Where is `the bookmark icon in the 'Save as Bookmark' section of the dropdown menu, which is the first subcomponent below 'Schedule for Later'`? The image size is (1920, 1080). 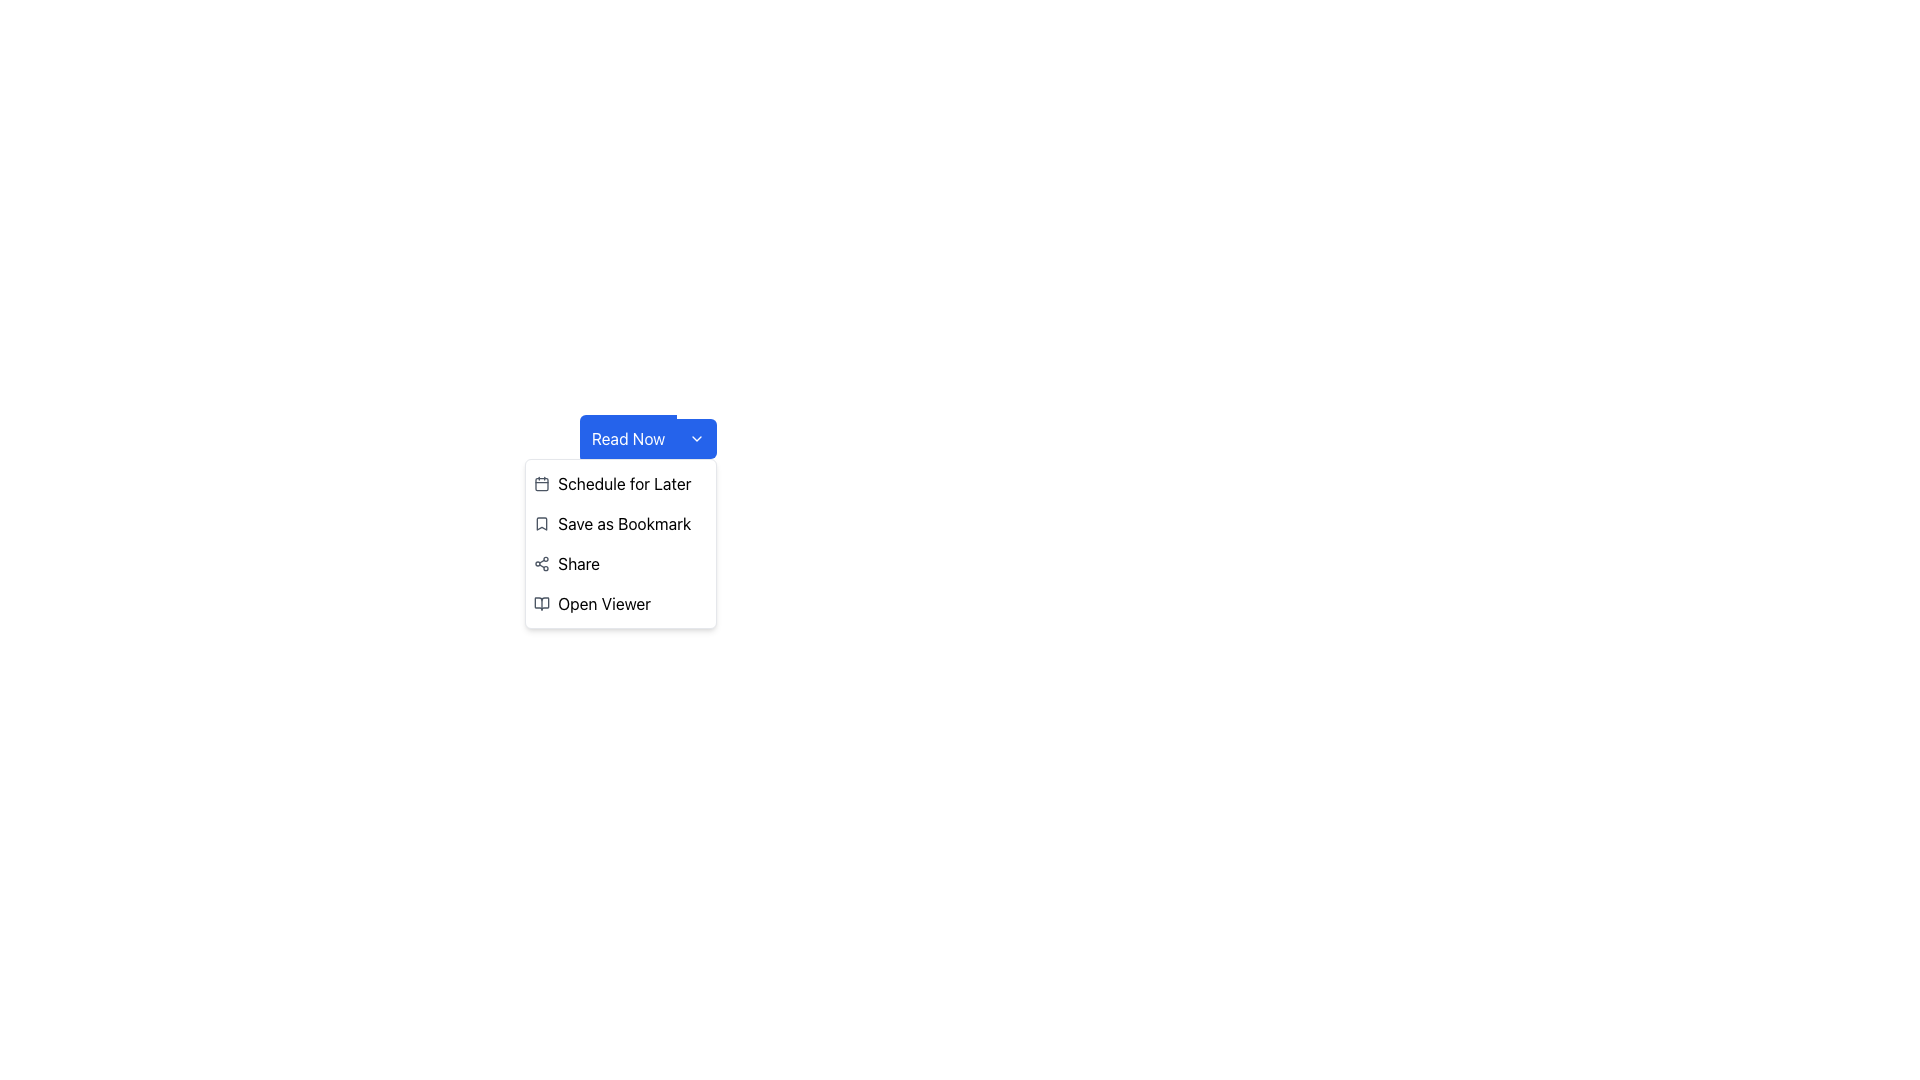
the bookmark icon in the 'Save as Bookmark' section of the dropdown menu, which is the first subcomponent below 'Schedule for Later' is located at coordinates (542, 523).